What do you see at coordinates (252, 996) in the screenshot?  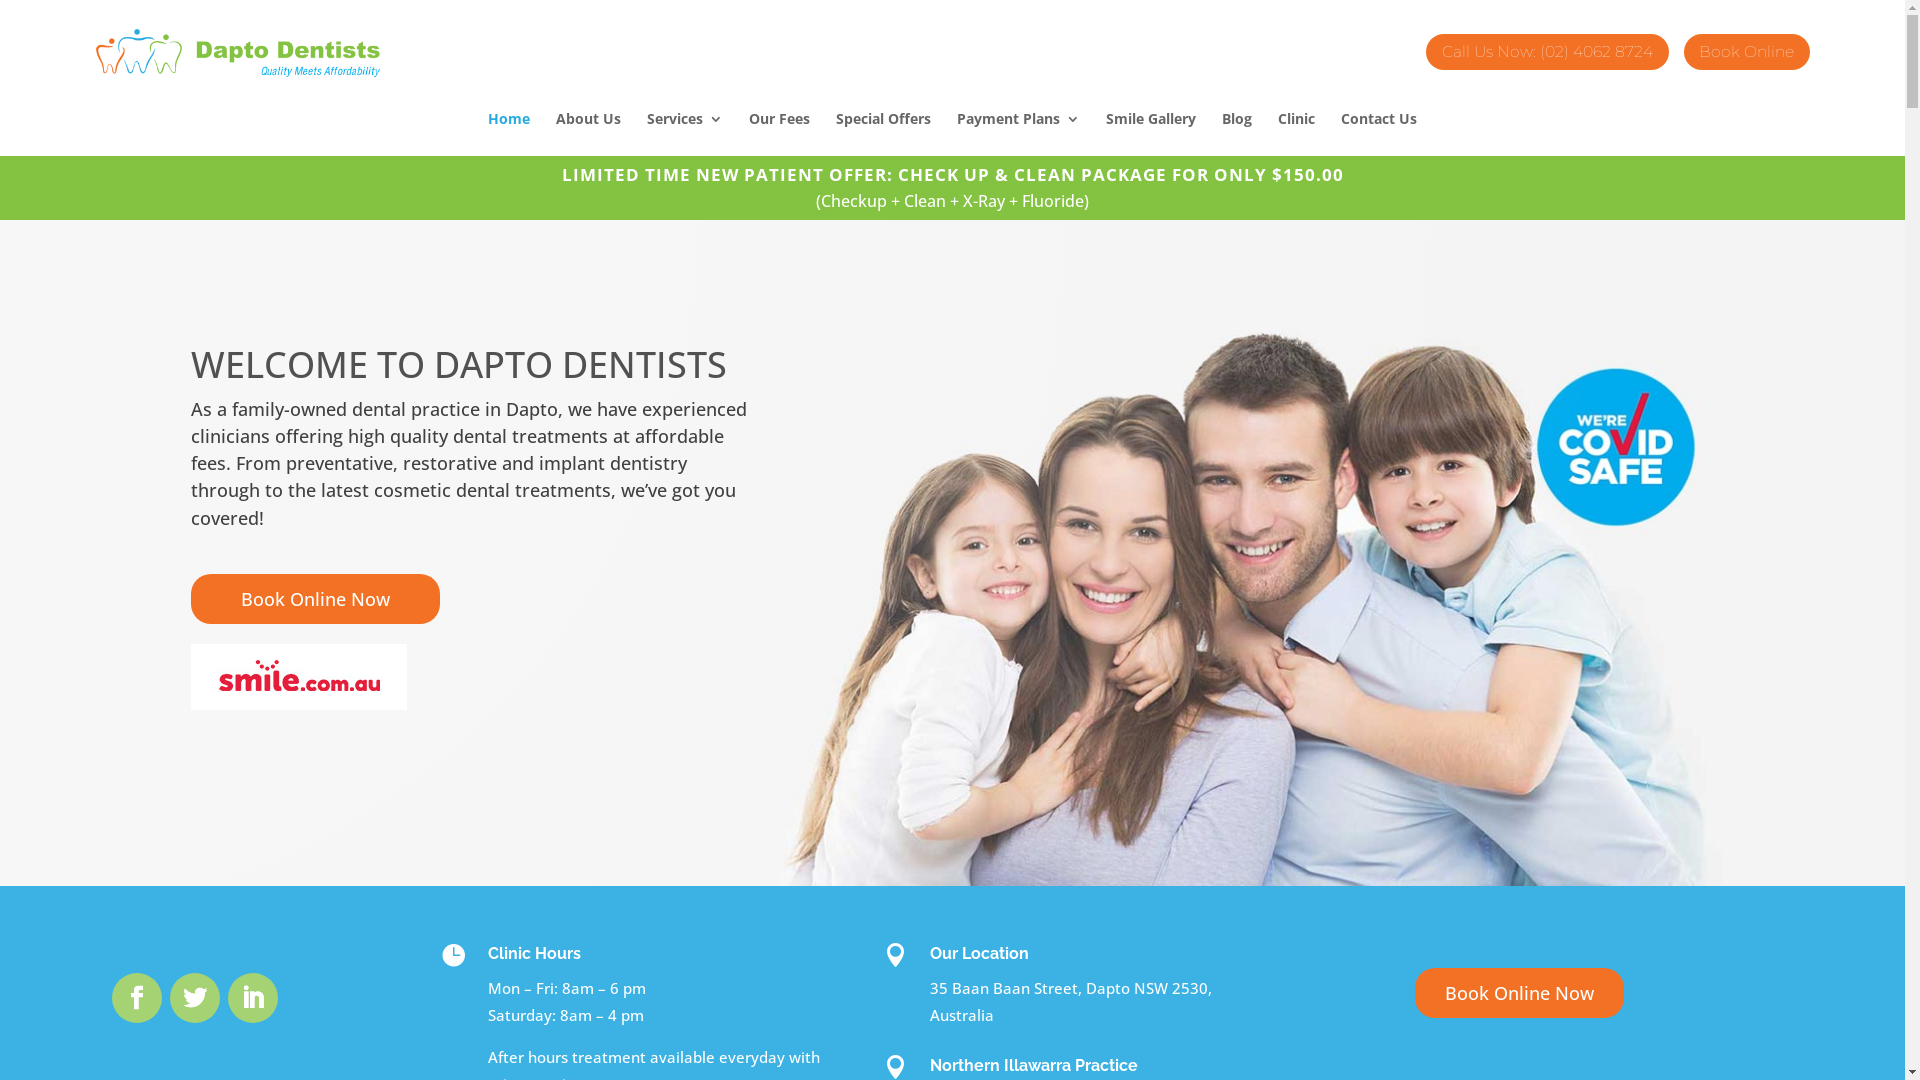 I see `'Follow on LinkedIn'` at bounding box center [252, 996].